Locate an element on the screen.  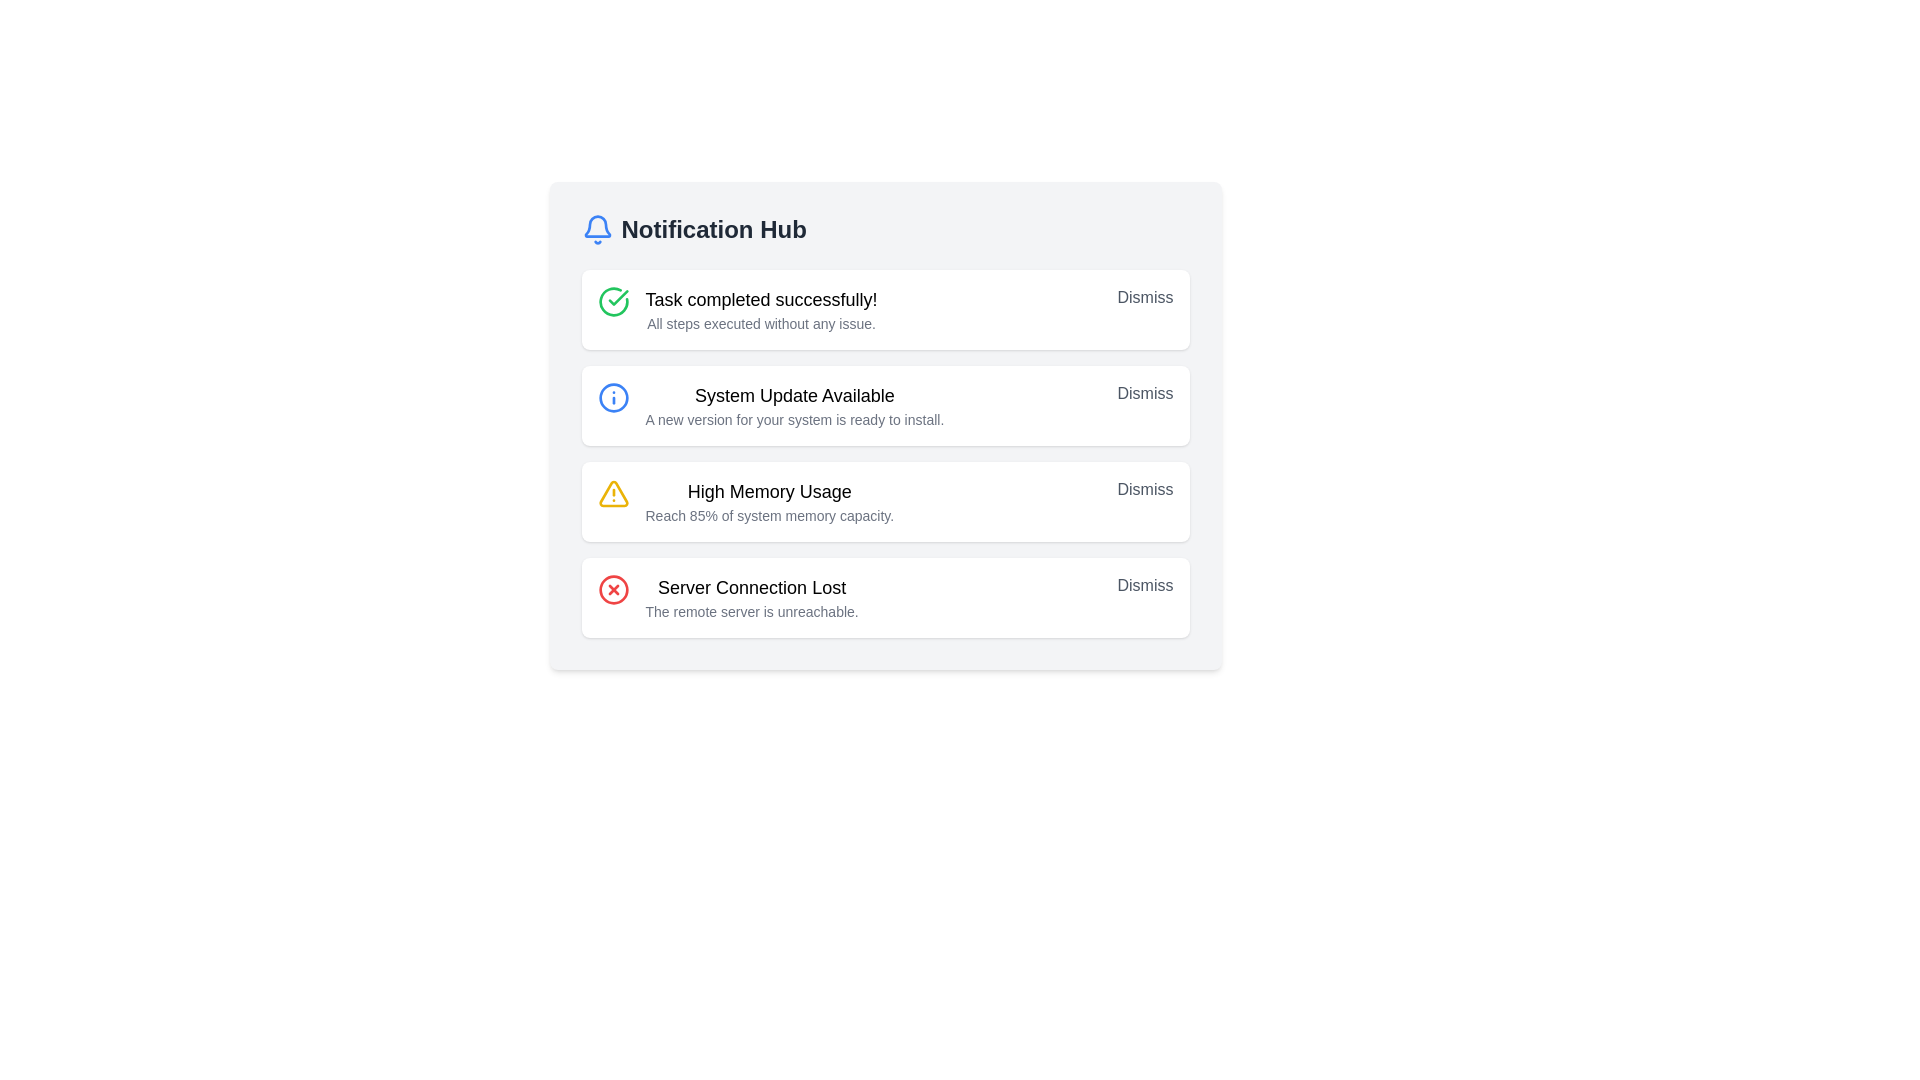
the text element displaying the message 'A new version for your system is ready to install.' which is styled in a smaller gray font and positioned below 'System Update Available' in the notification section is located at coordinates (793, 419).